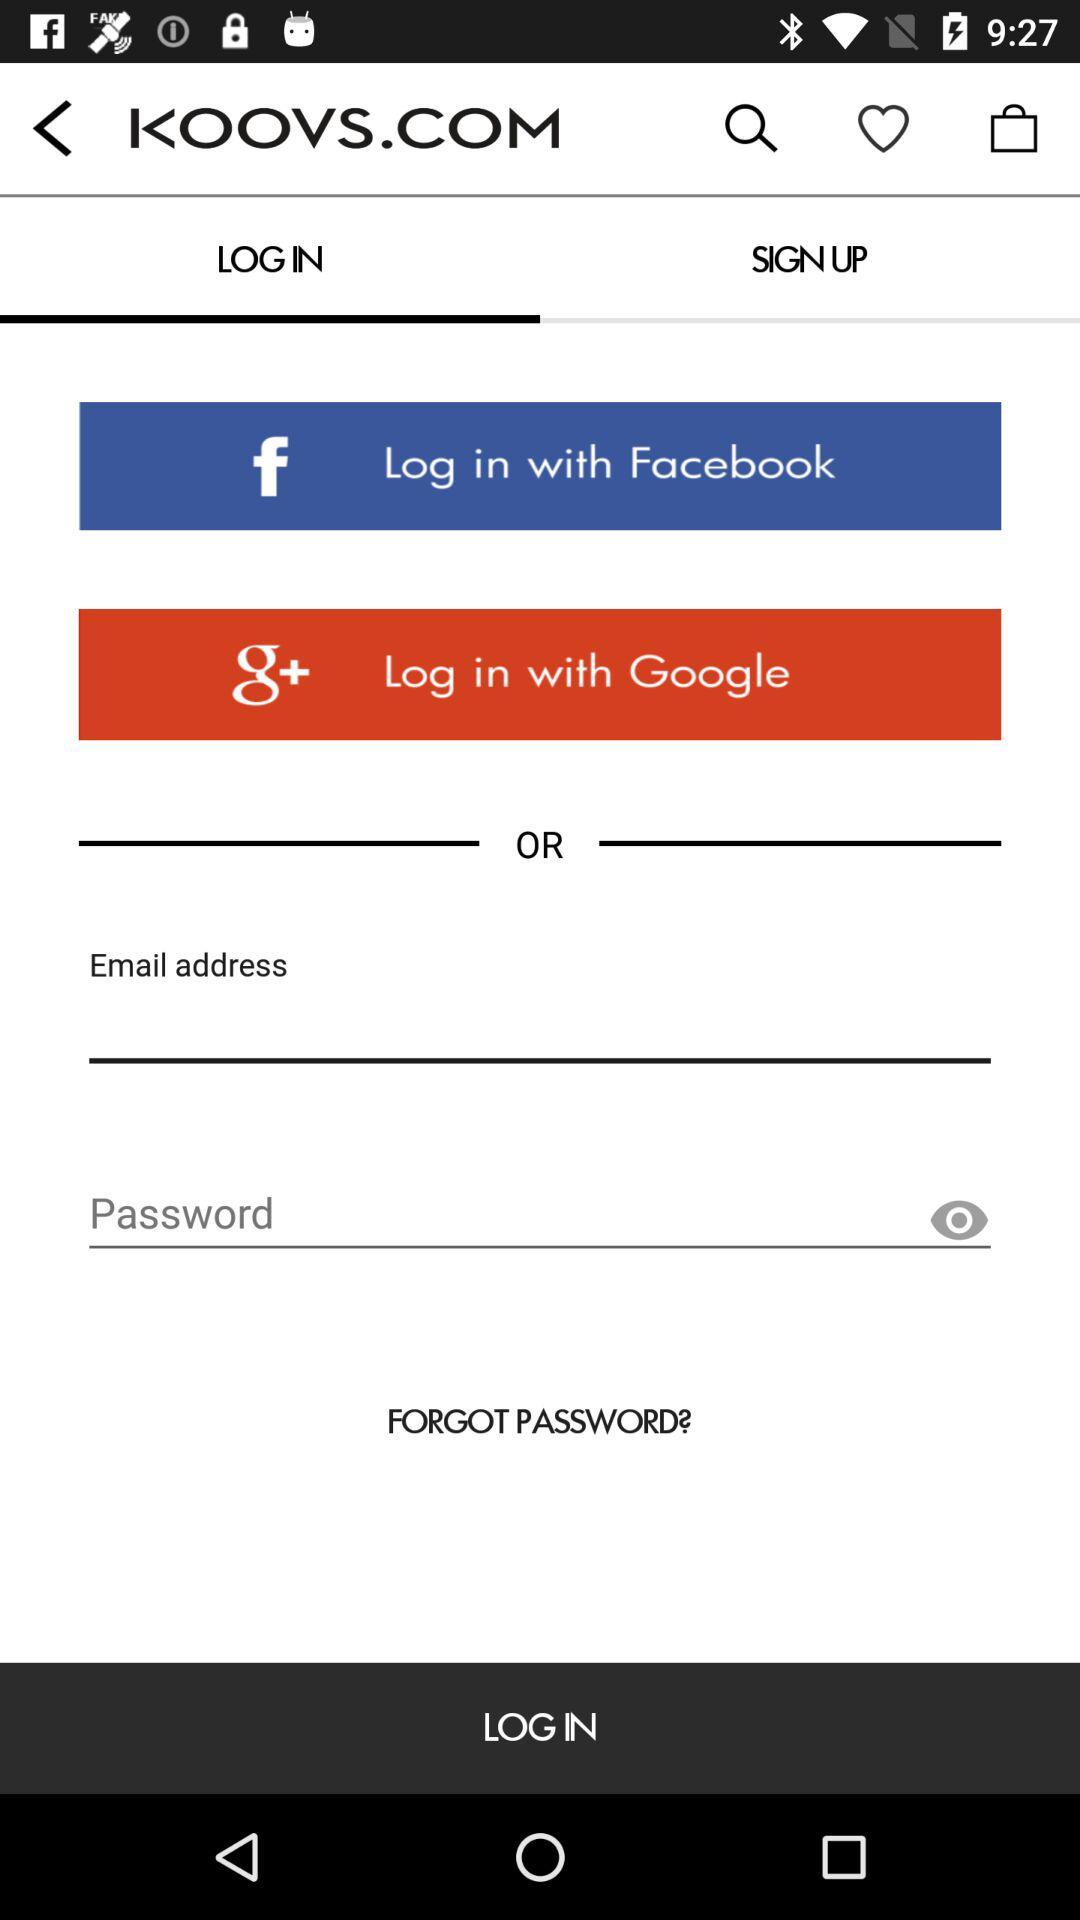 This screenshot has height=1920, width=1080. What do you see at coordinates (51, 127) in the screenshot?
I see `the arrow_backward icon` at bounding box center [51, 127].